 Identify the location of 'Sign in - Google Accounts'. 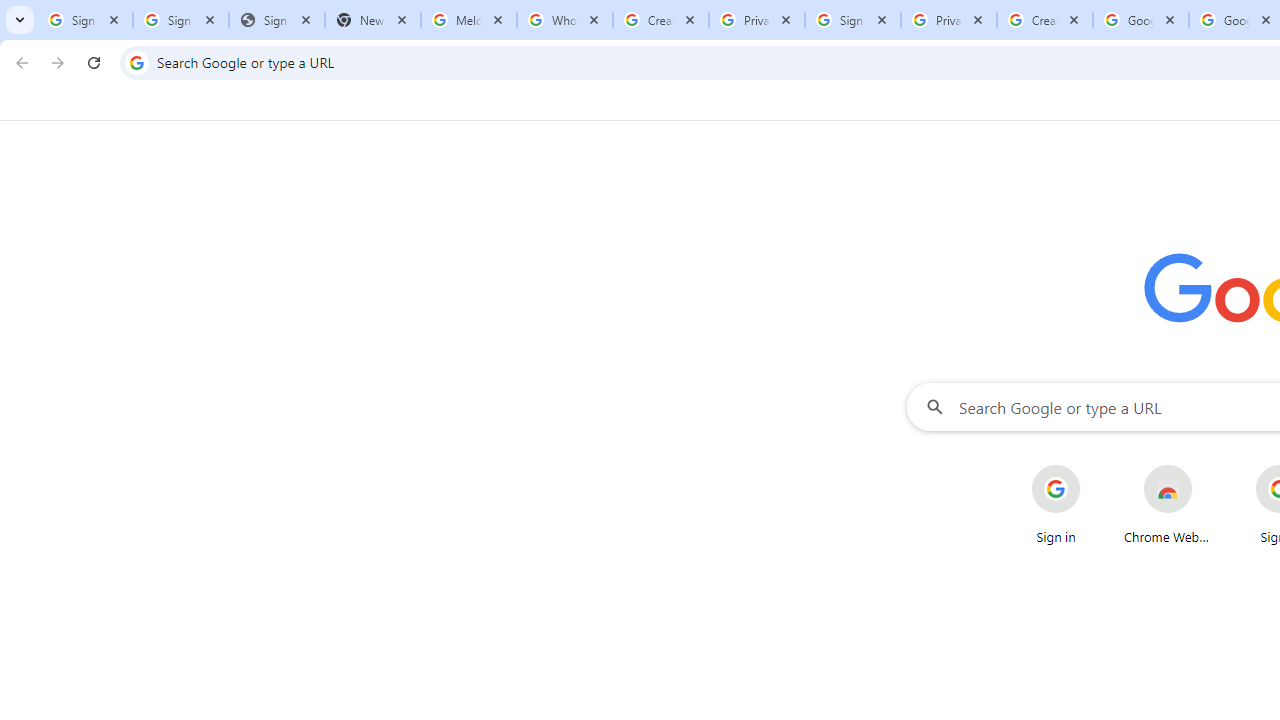
(84, 20).